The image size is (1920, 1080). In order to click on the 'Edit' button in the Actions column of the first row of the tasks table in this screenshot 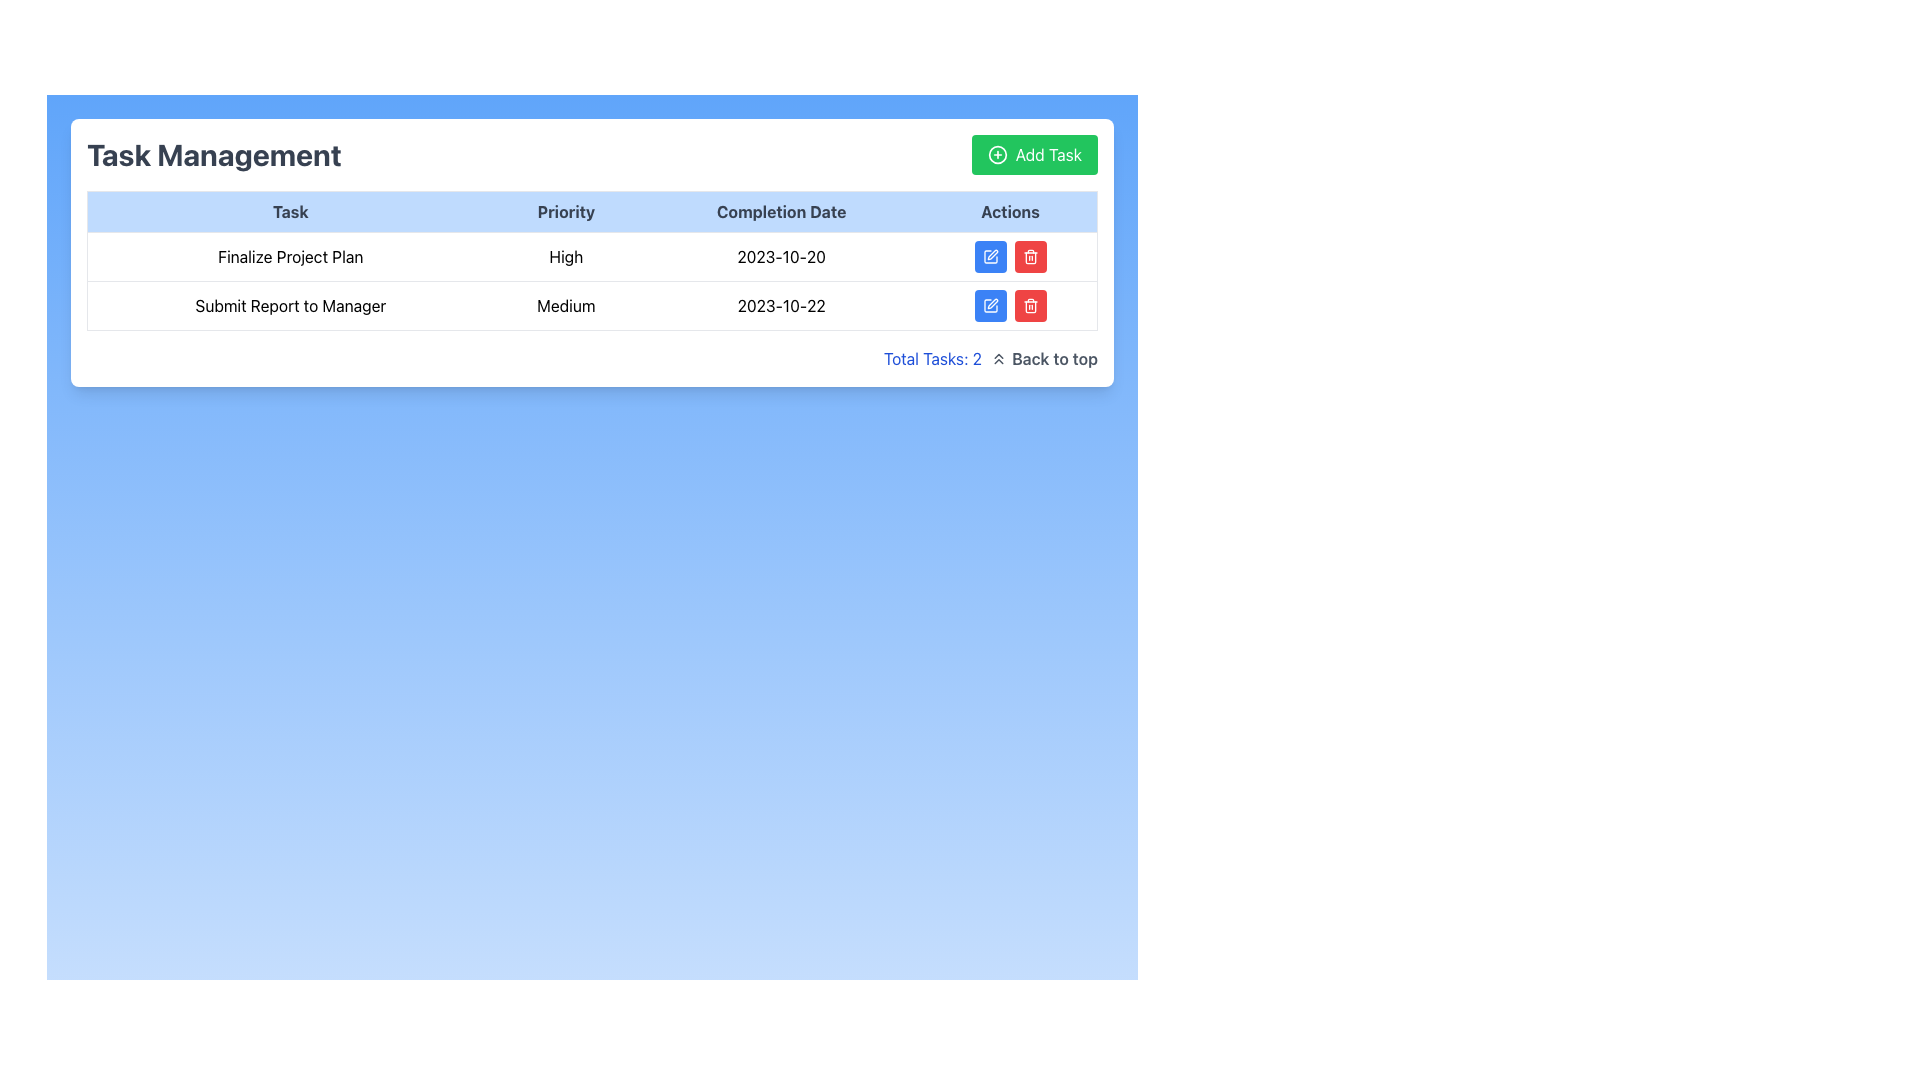, I will do `click(990, 256)`.